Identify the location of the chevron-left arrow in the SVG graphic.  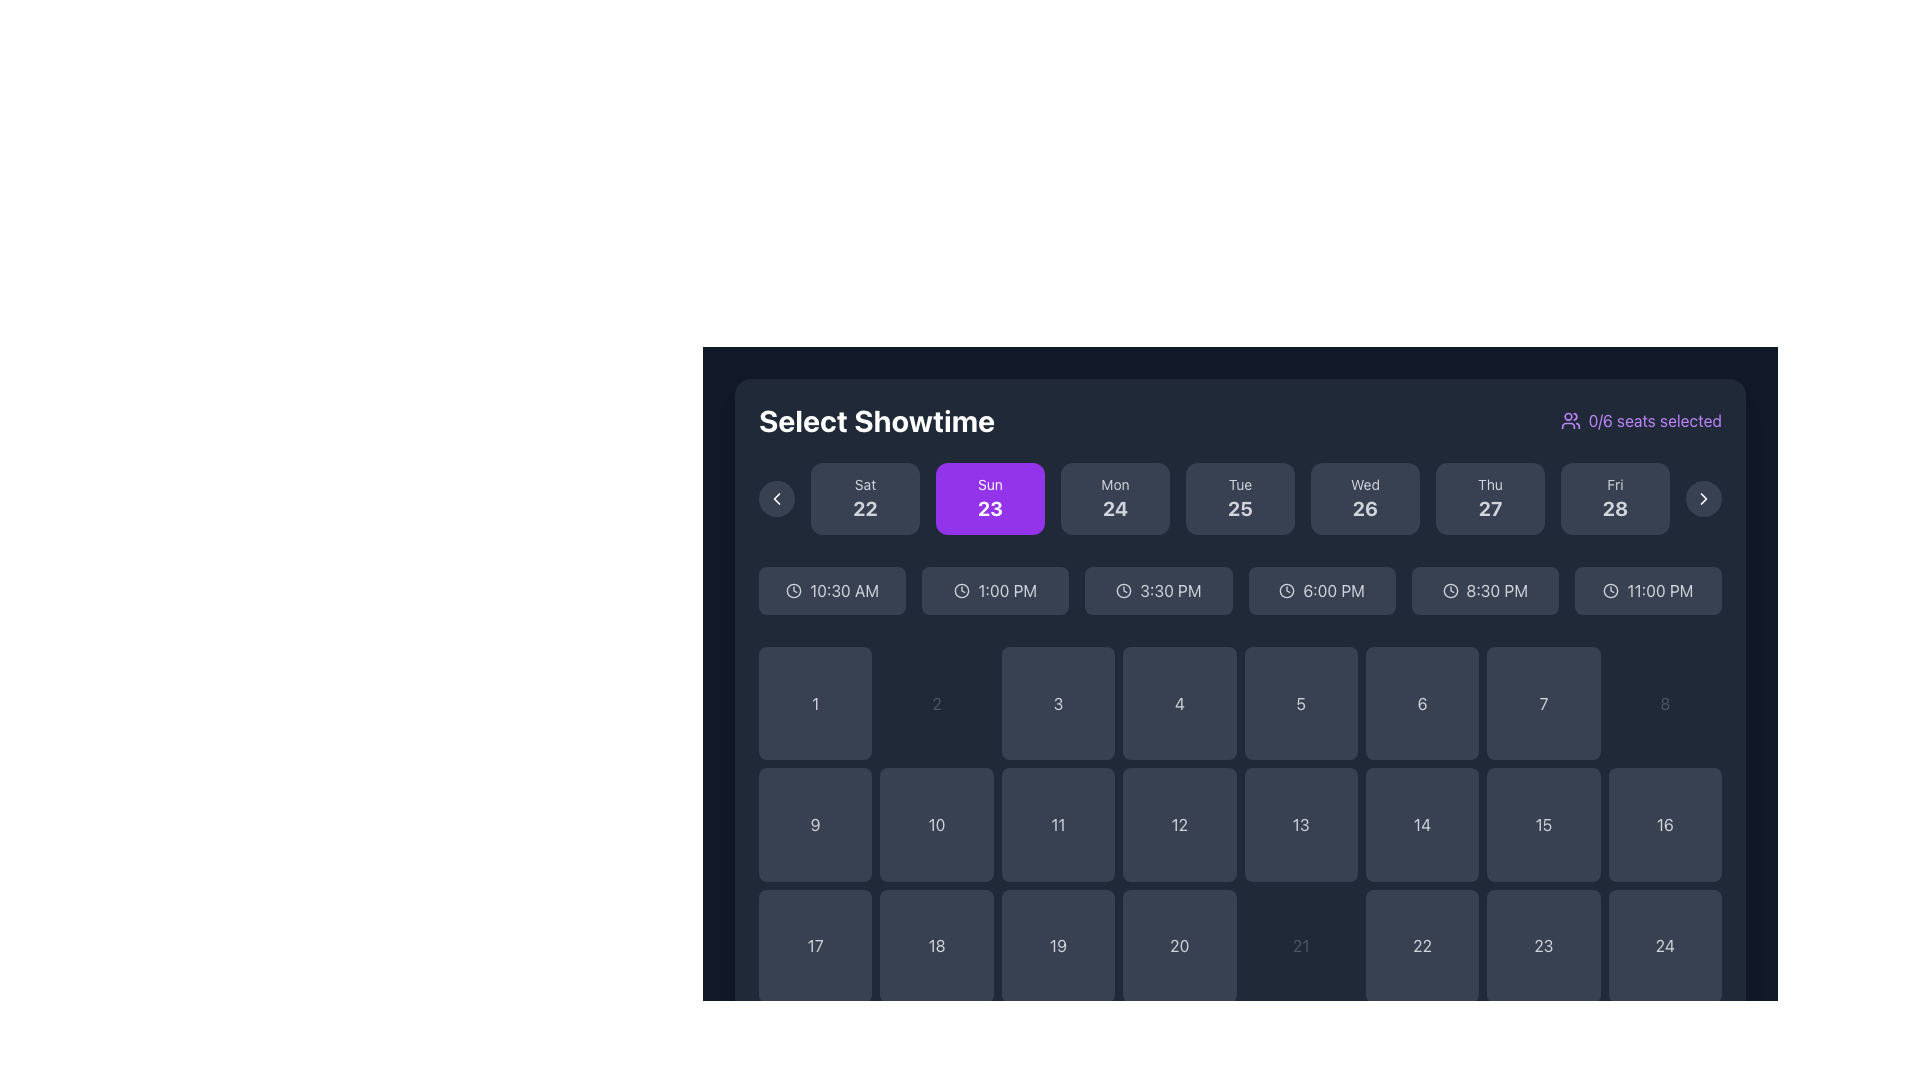
(776, 497).